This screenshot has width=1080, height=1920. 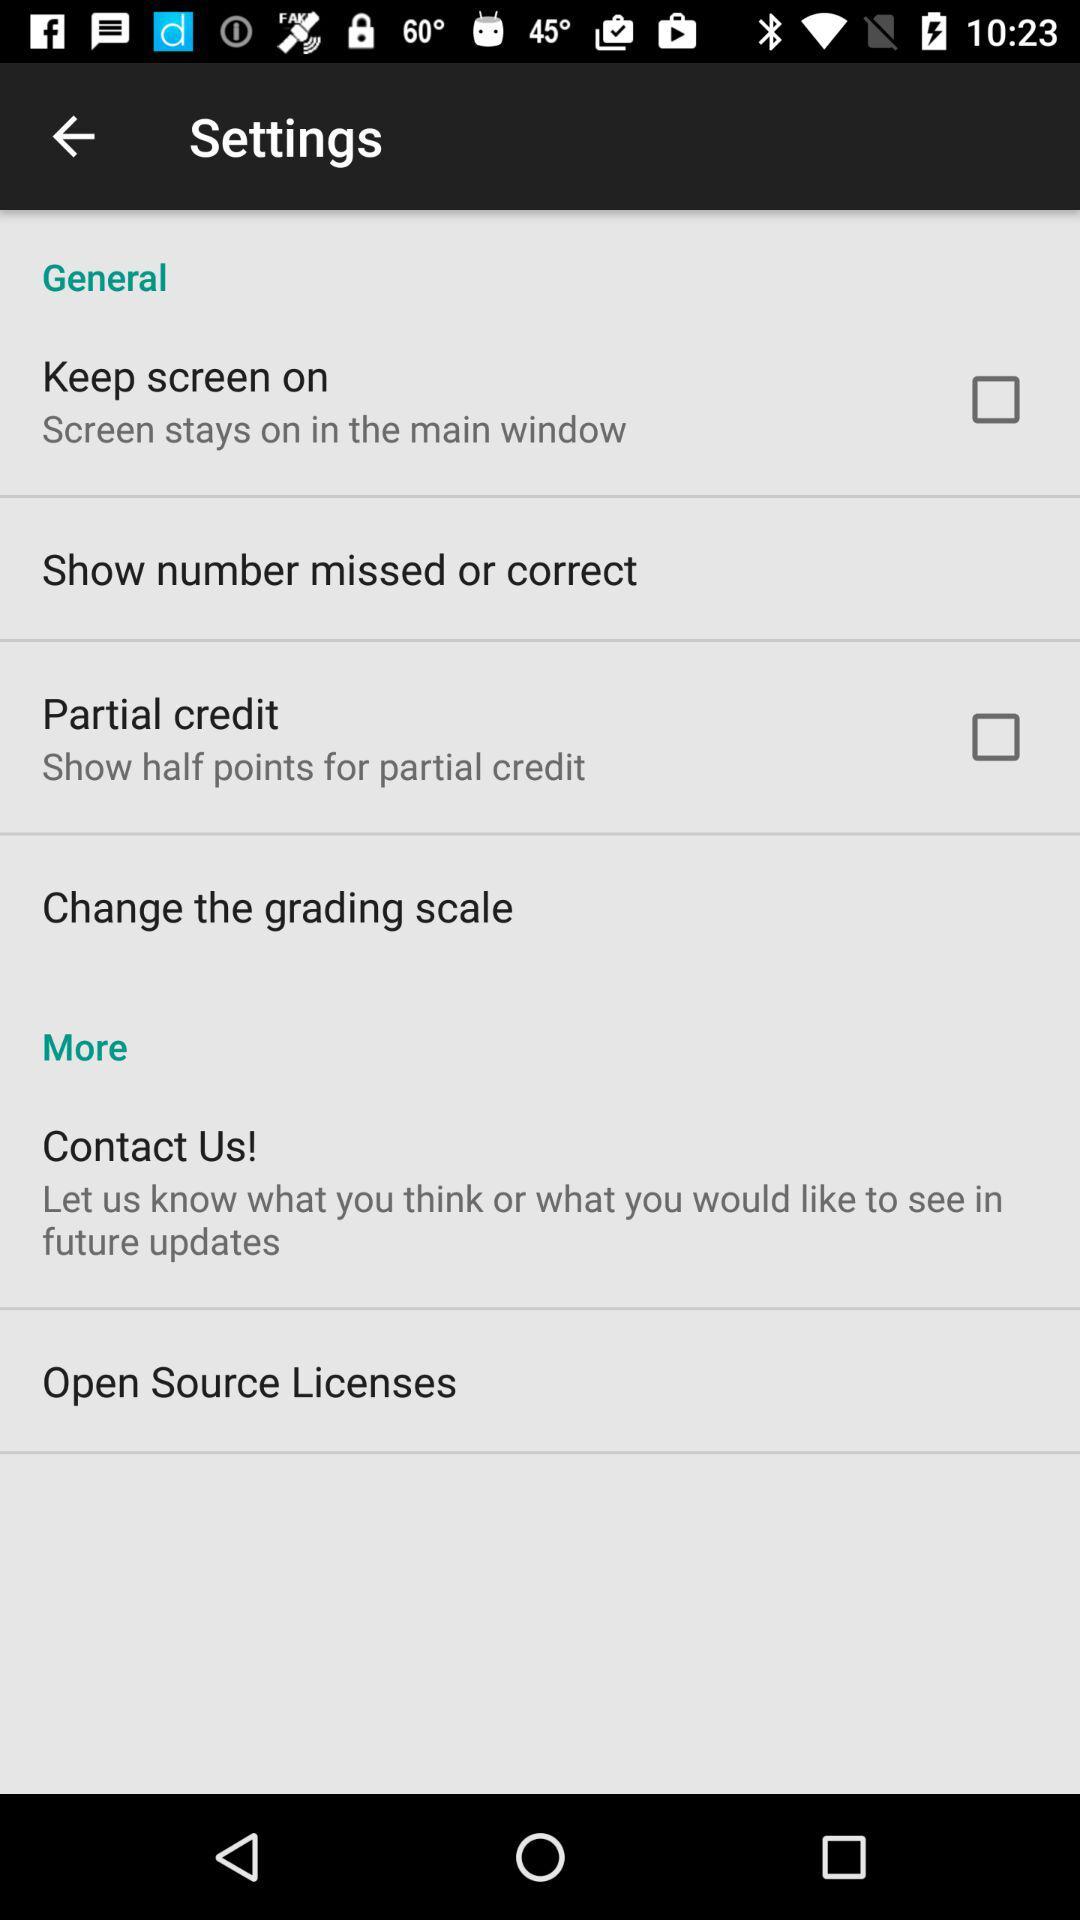 I want to click on the icon to the left of the settings icon, so click(x=72, y=135).